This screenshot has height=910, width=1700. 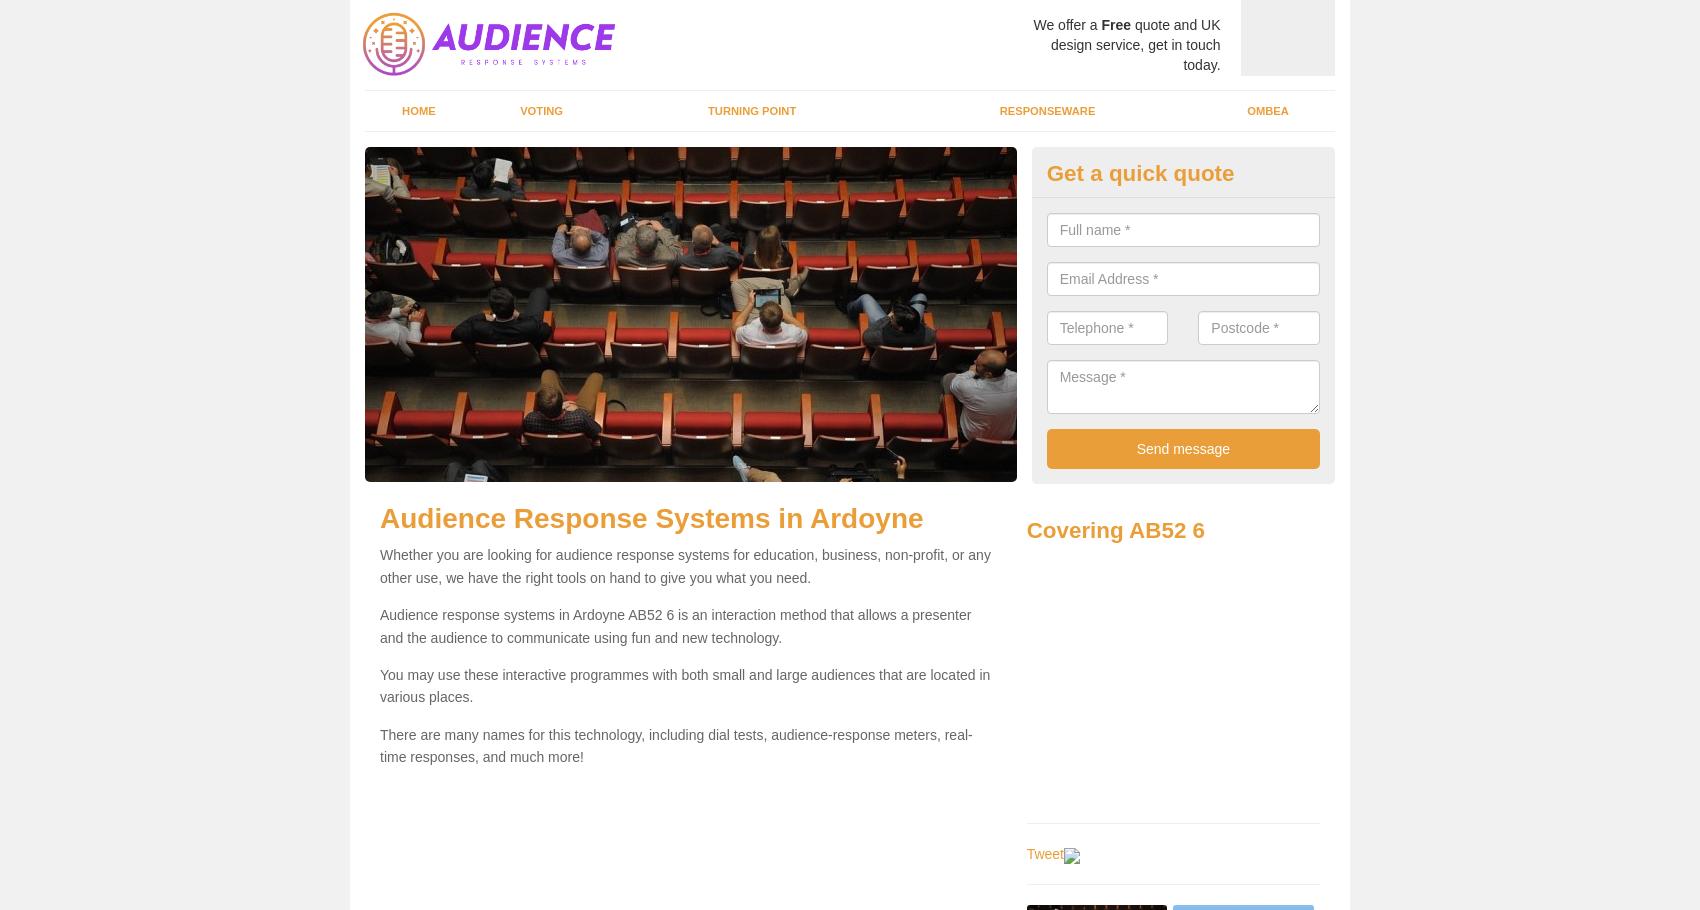 What do you see at coordinates (520, 111) in the screenshot?
I see `'Voting'` at bounding box center [520, 111].